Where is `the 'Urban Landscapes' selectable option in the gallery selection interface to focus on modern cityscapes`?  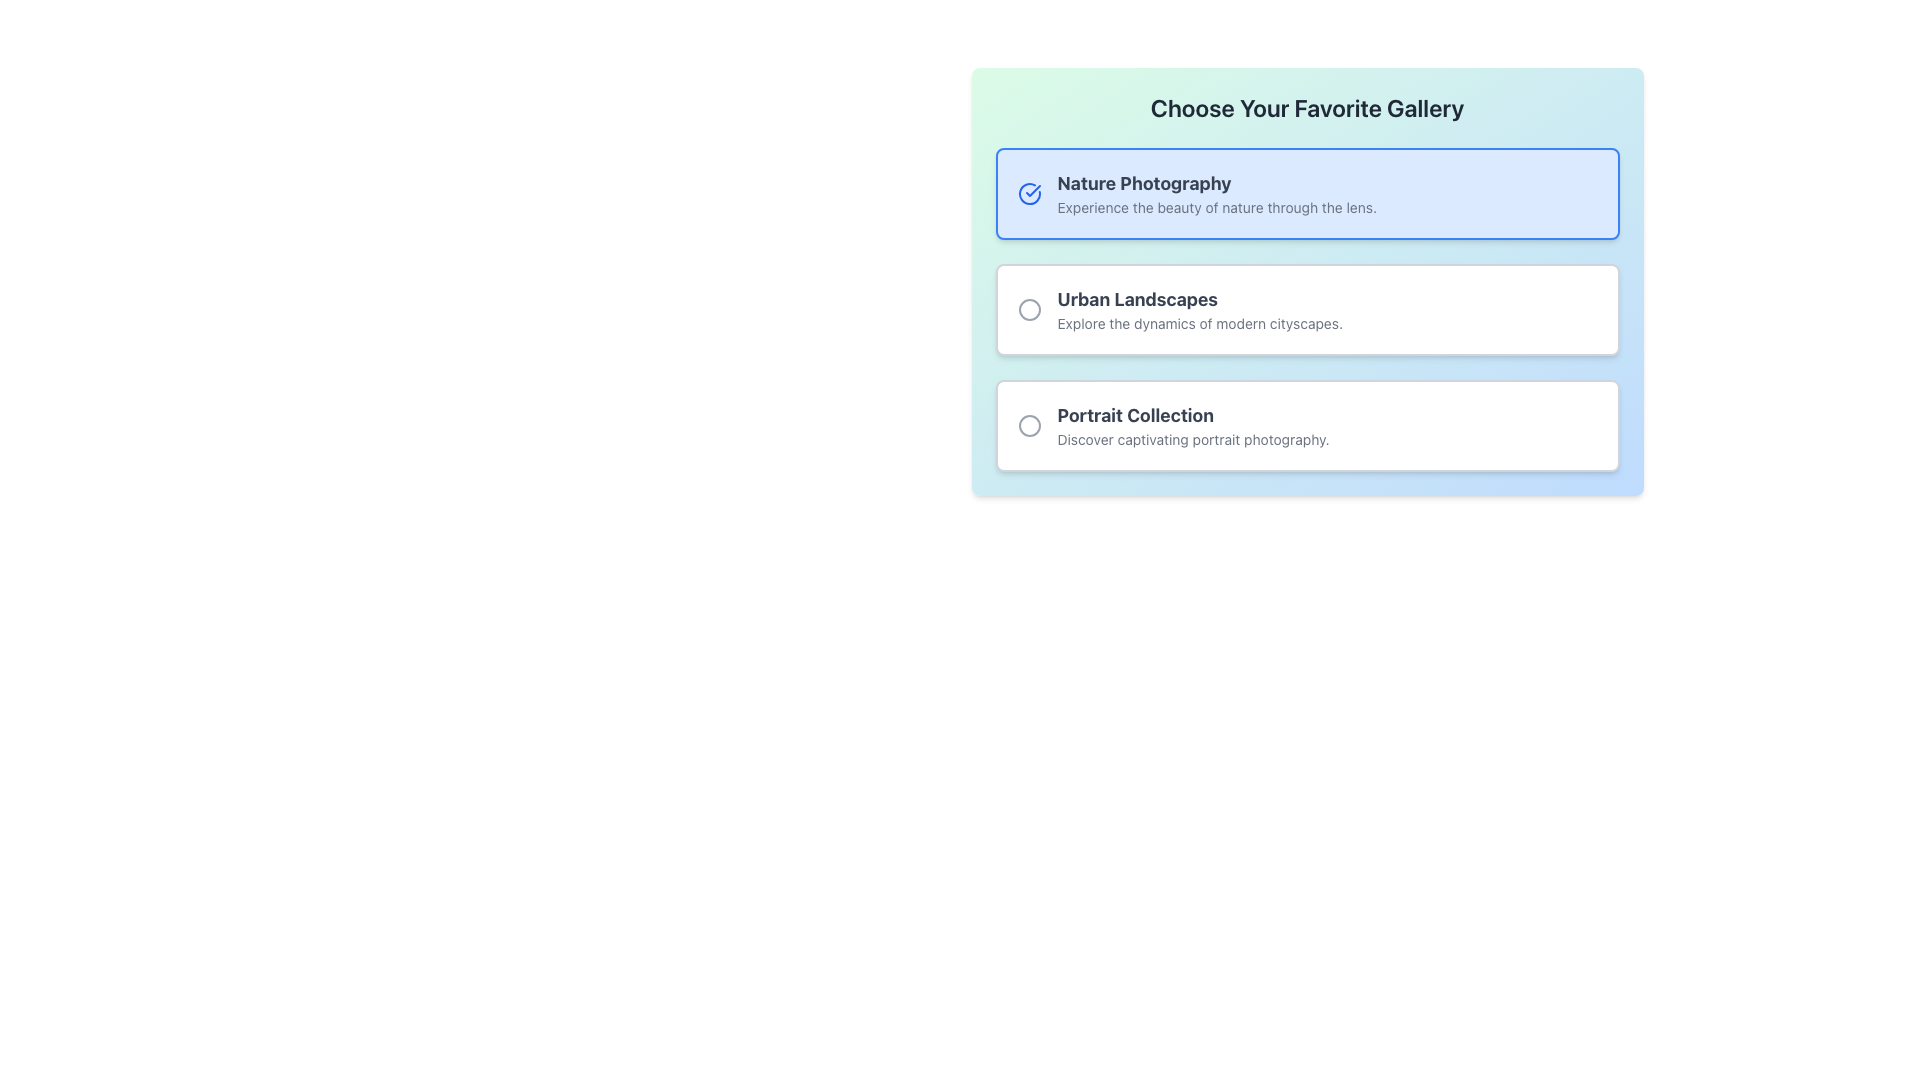
the 'Urban Landscapes' selectable option in the gallery selection interface to focus on modern cityscapes is located at coordinates (1200, 309).